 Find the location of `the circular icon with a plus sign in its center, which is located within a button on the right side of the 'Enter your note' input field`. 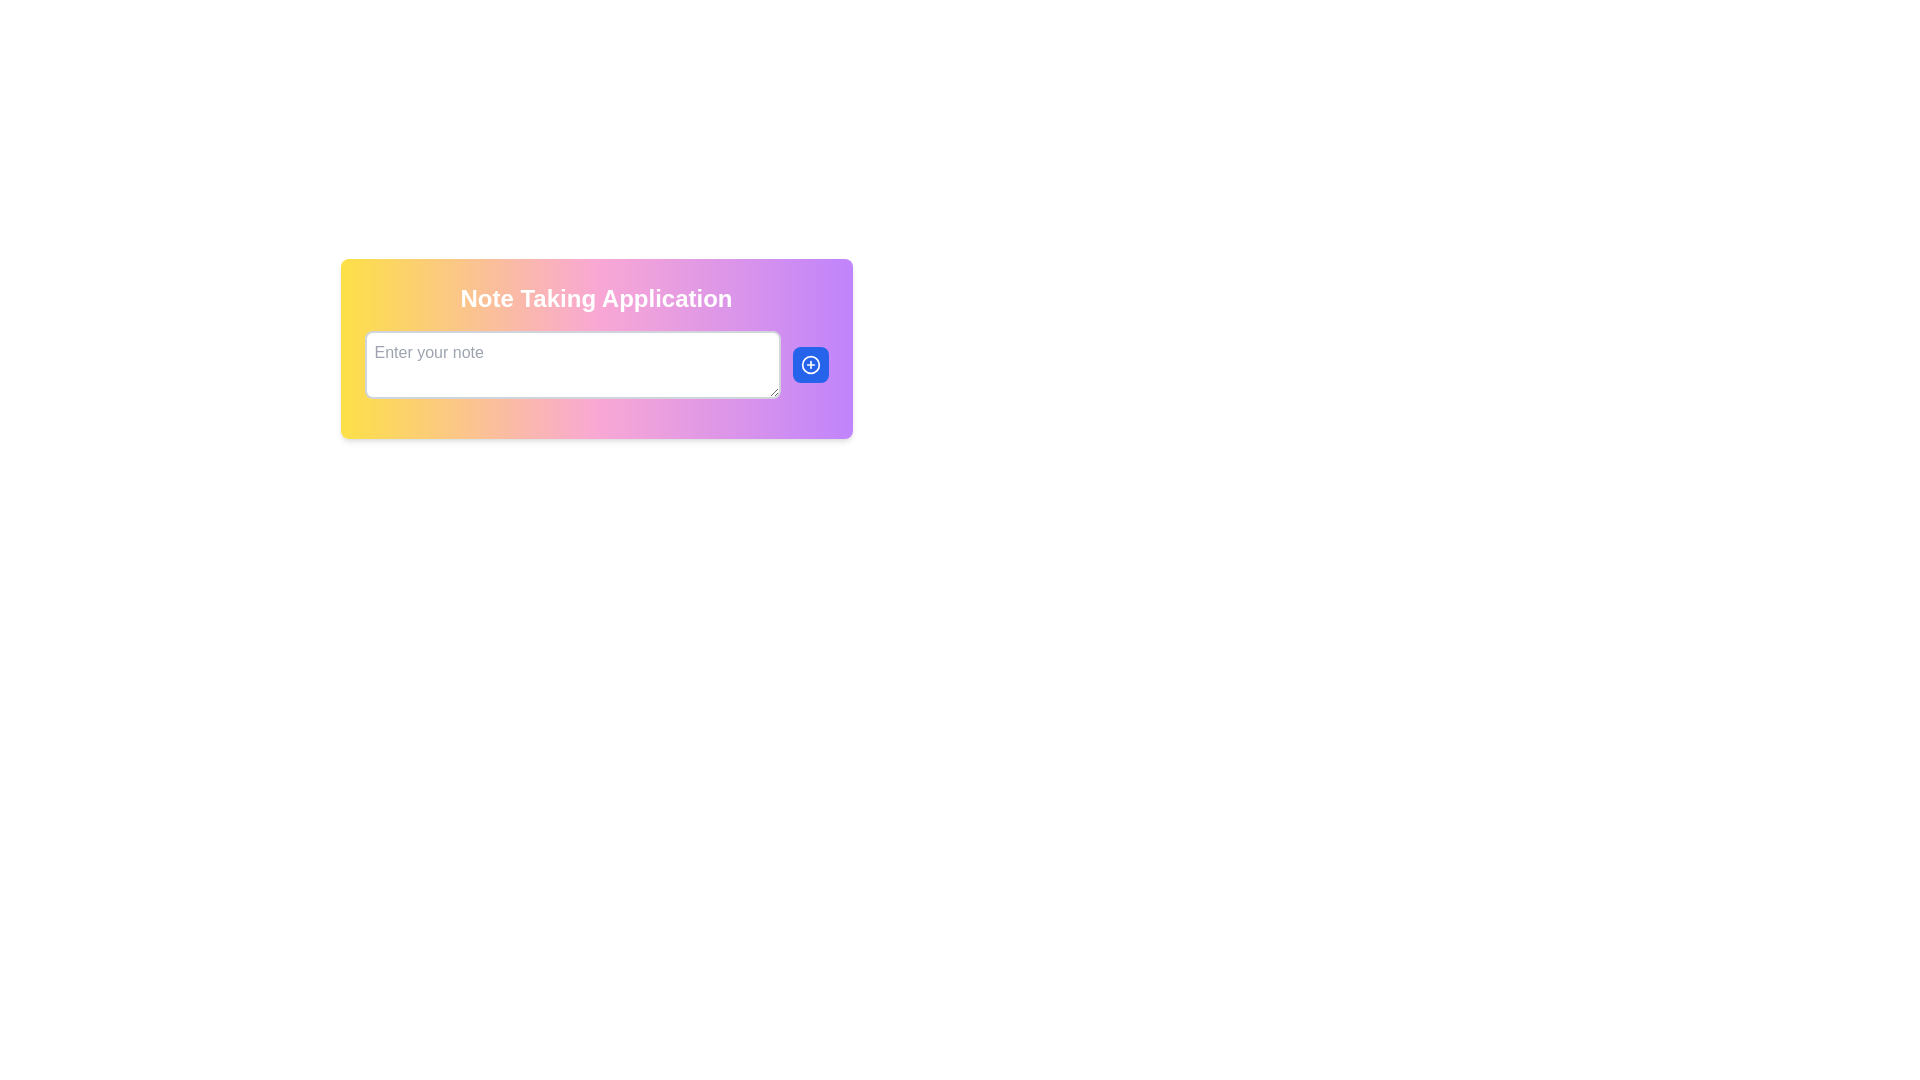

the circular icon with a plus sign in its center, which is located within a button on the right side of the 'Enter your note' input field is located at coordinates (810, 365).